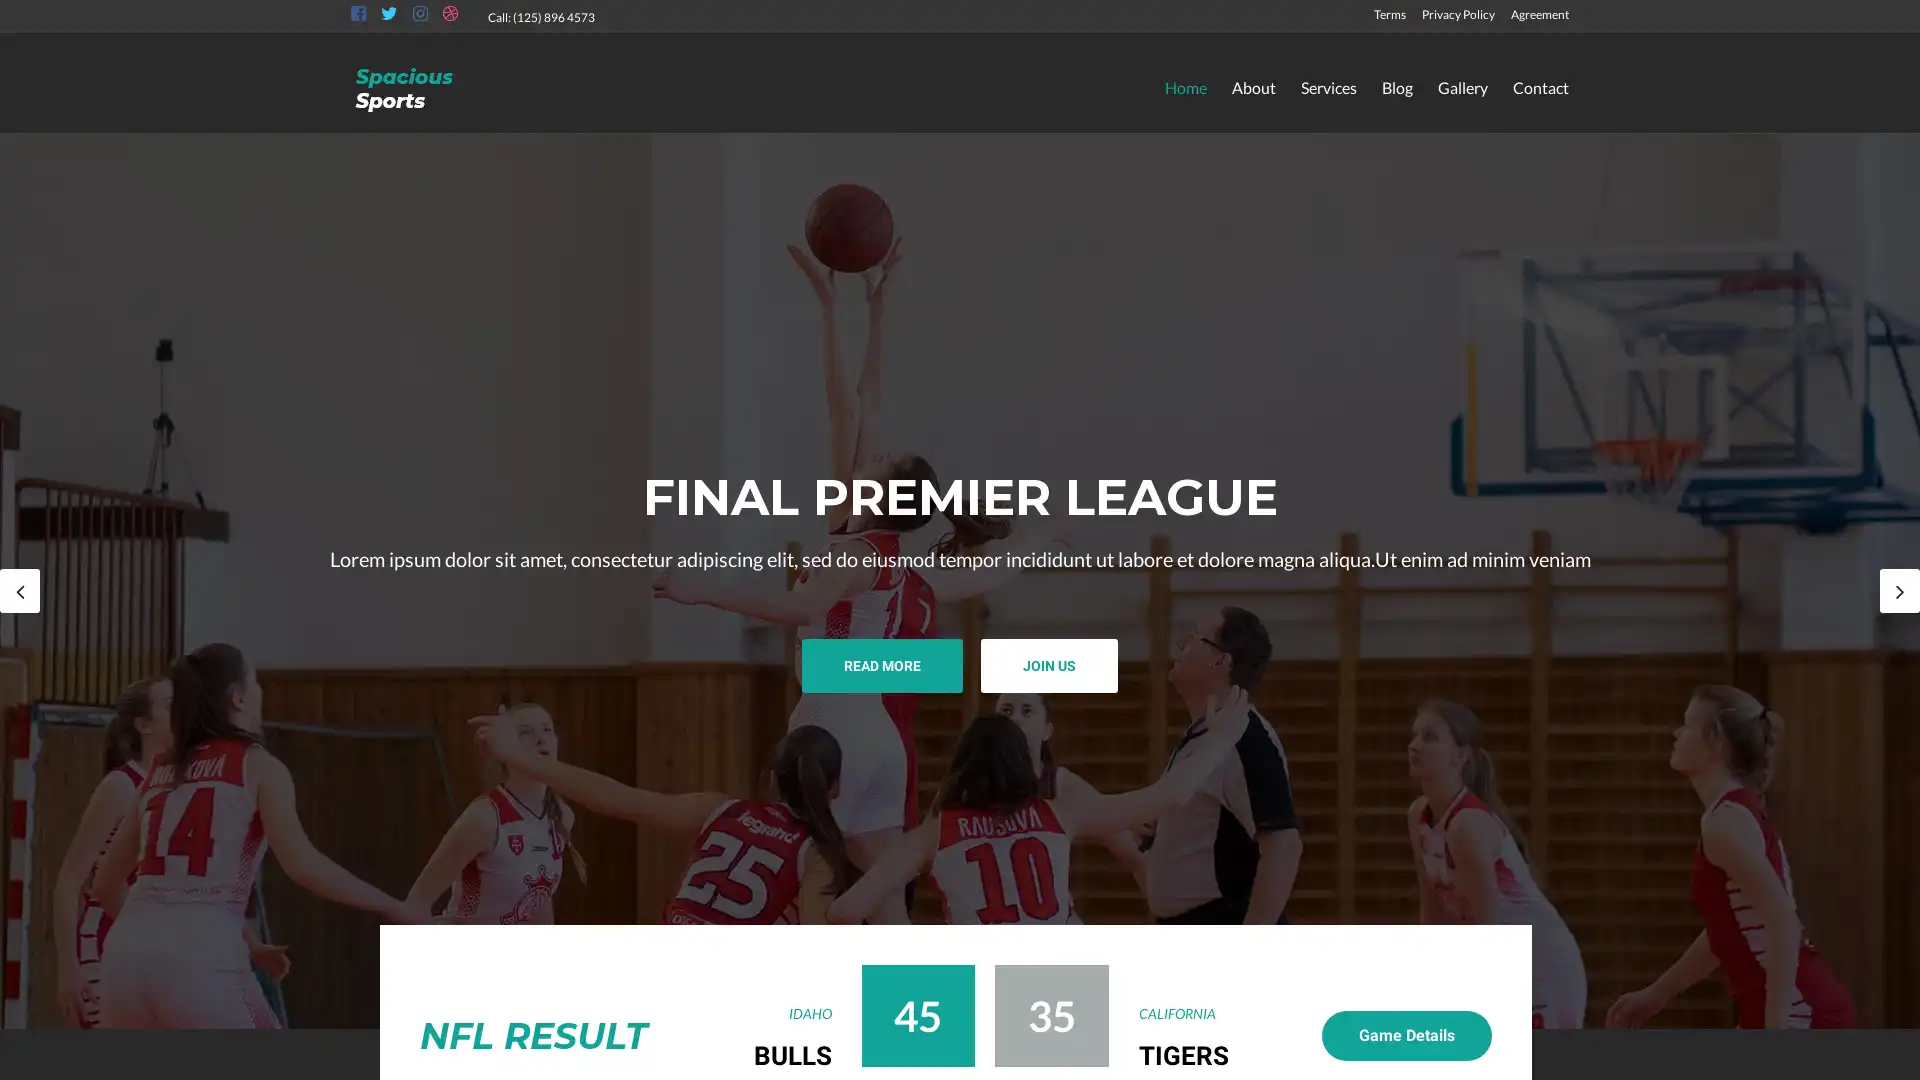  Describe the element at coordinates (1405, 1035) in the screenshot. I see `Game Details` at that location.